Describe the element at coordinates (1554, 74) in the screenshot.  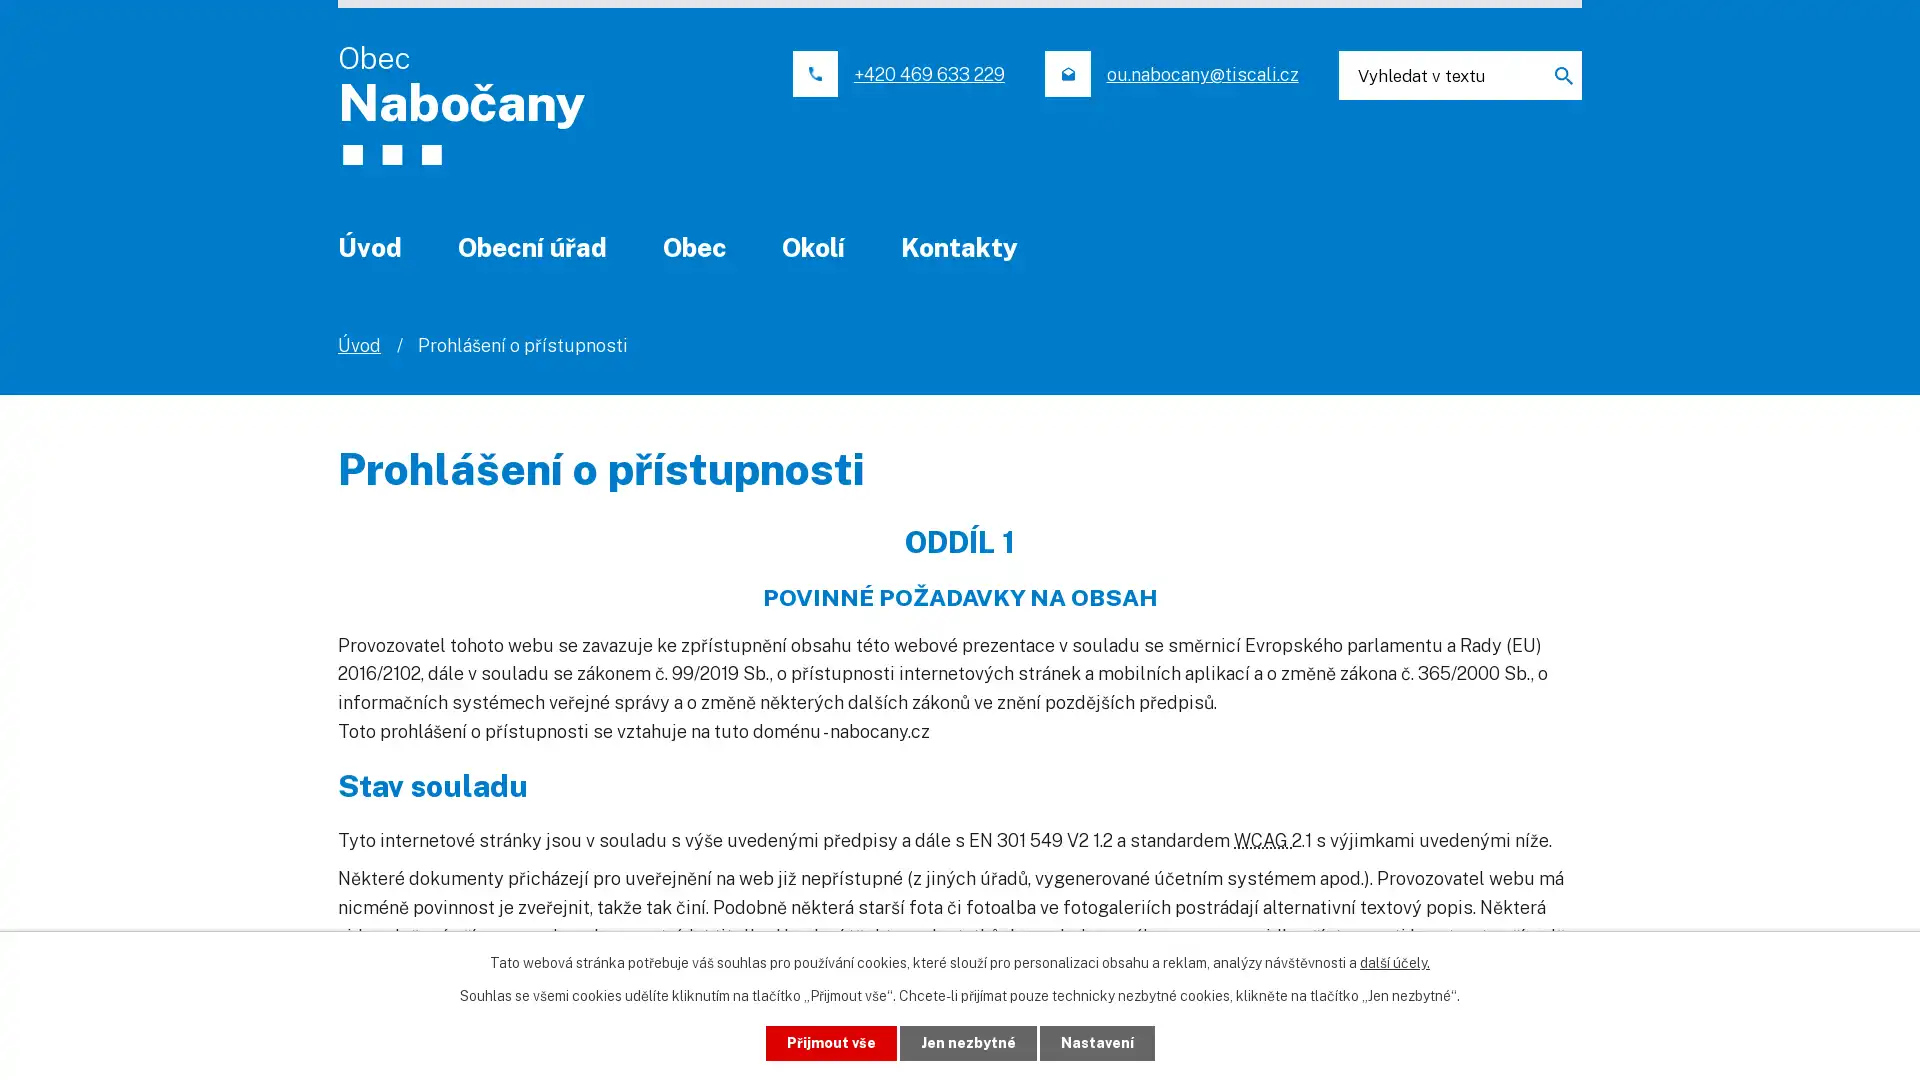
I see `Hledat` at that location.